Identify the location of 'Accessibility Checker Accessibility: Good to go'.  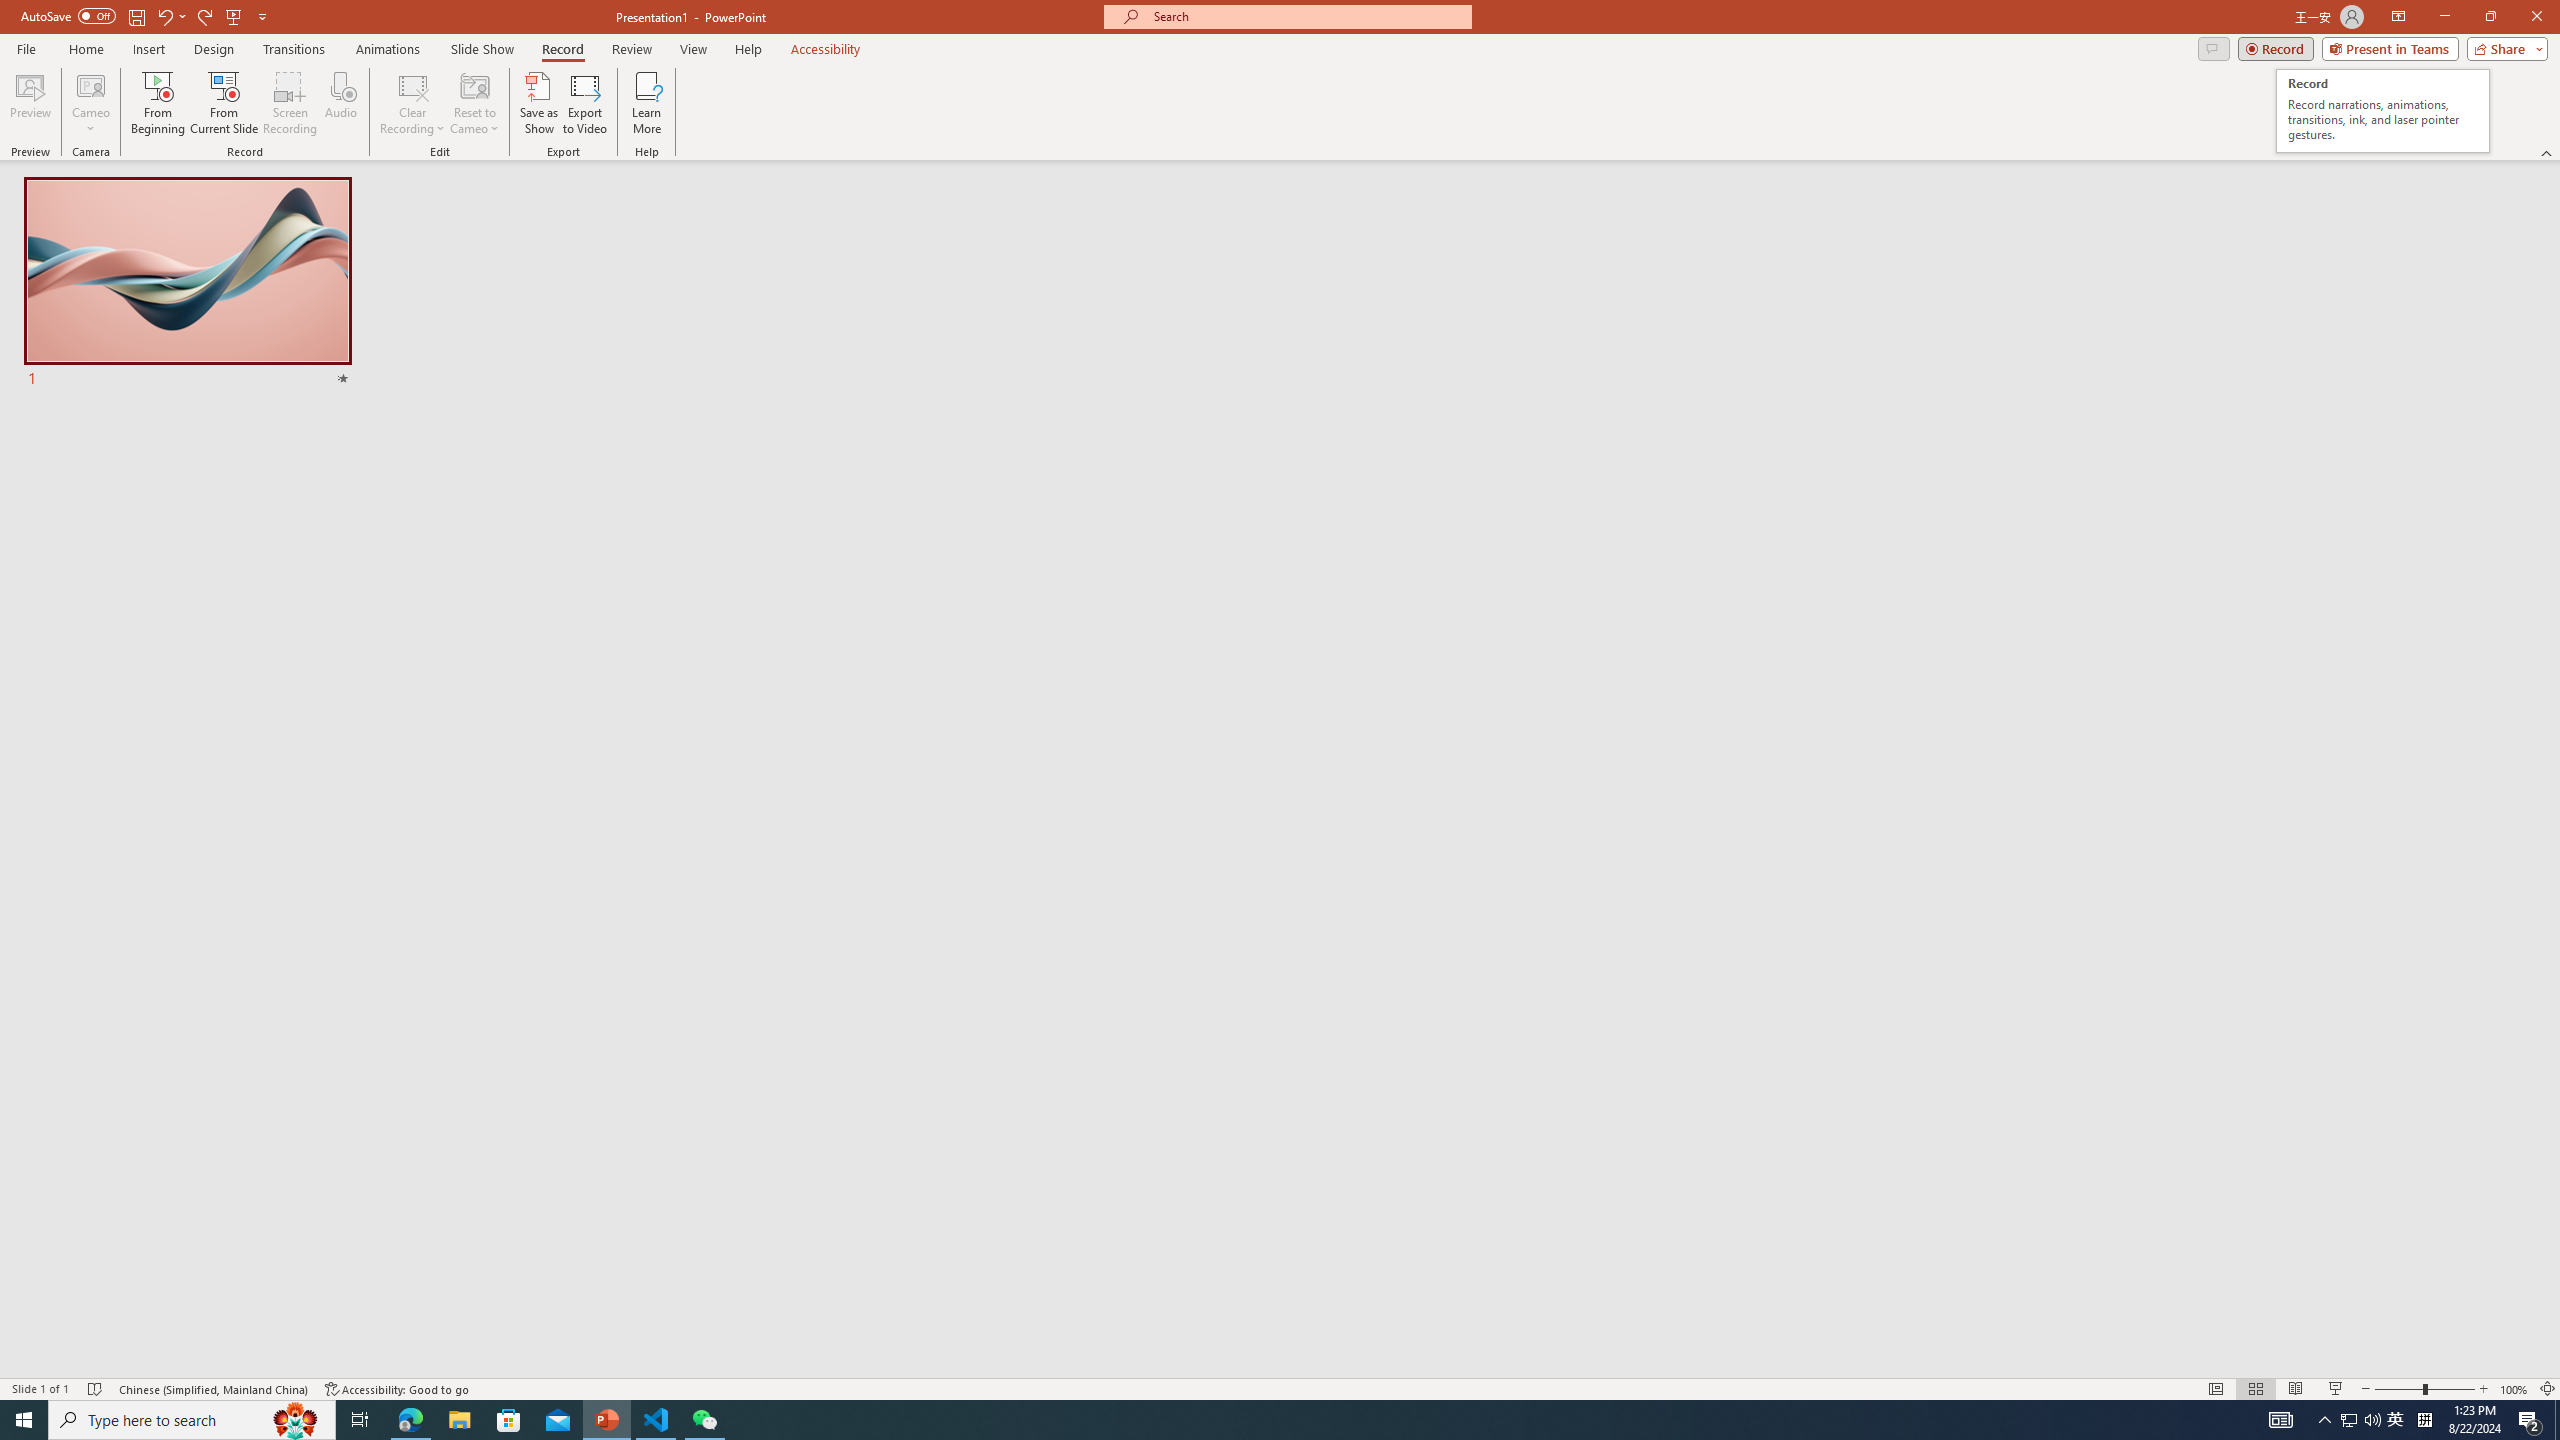
(398, 1389).